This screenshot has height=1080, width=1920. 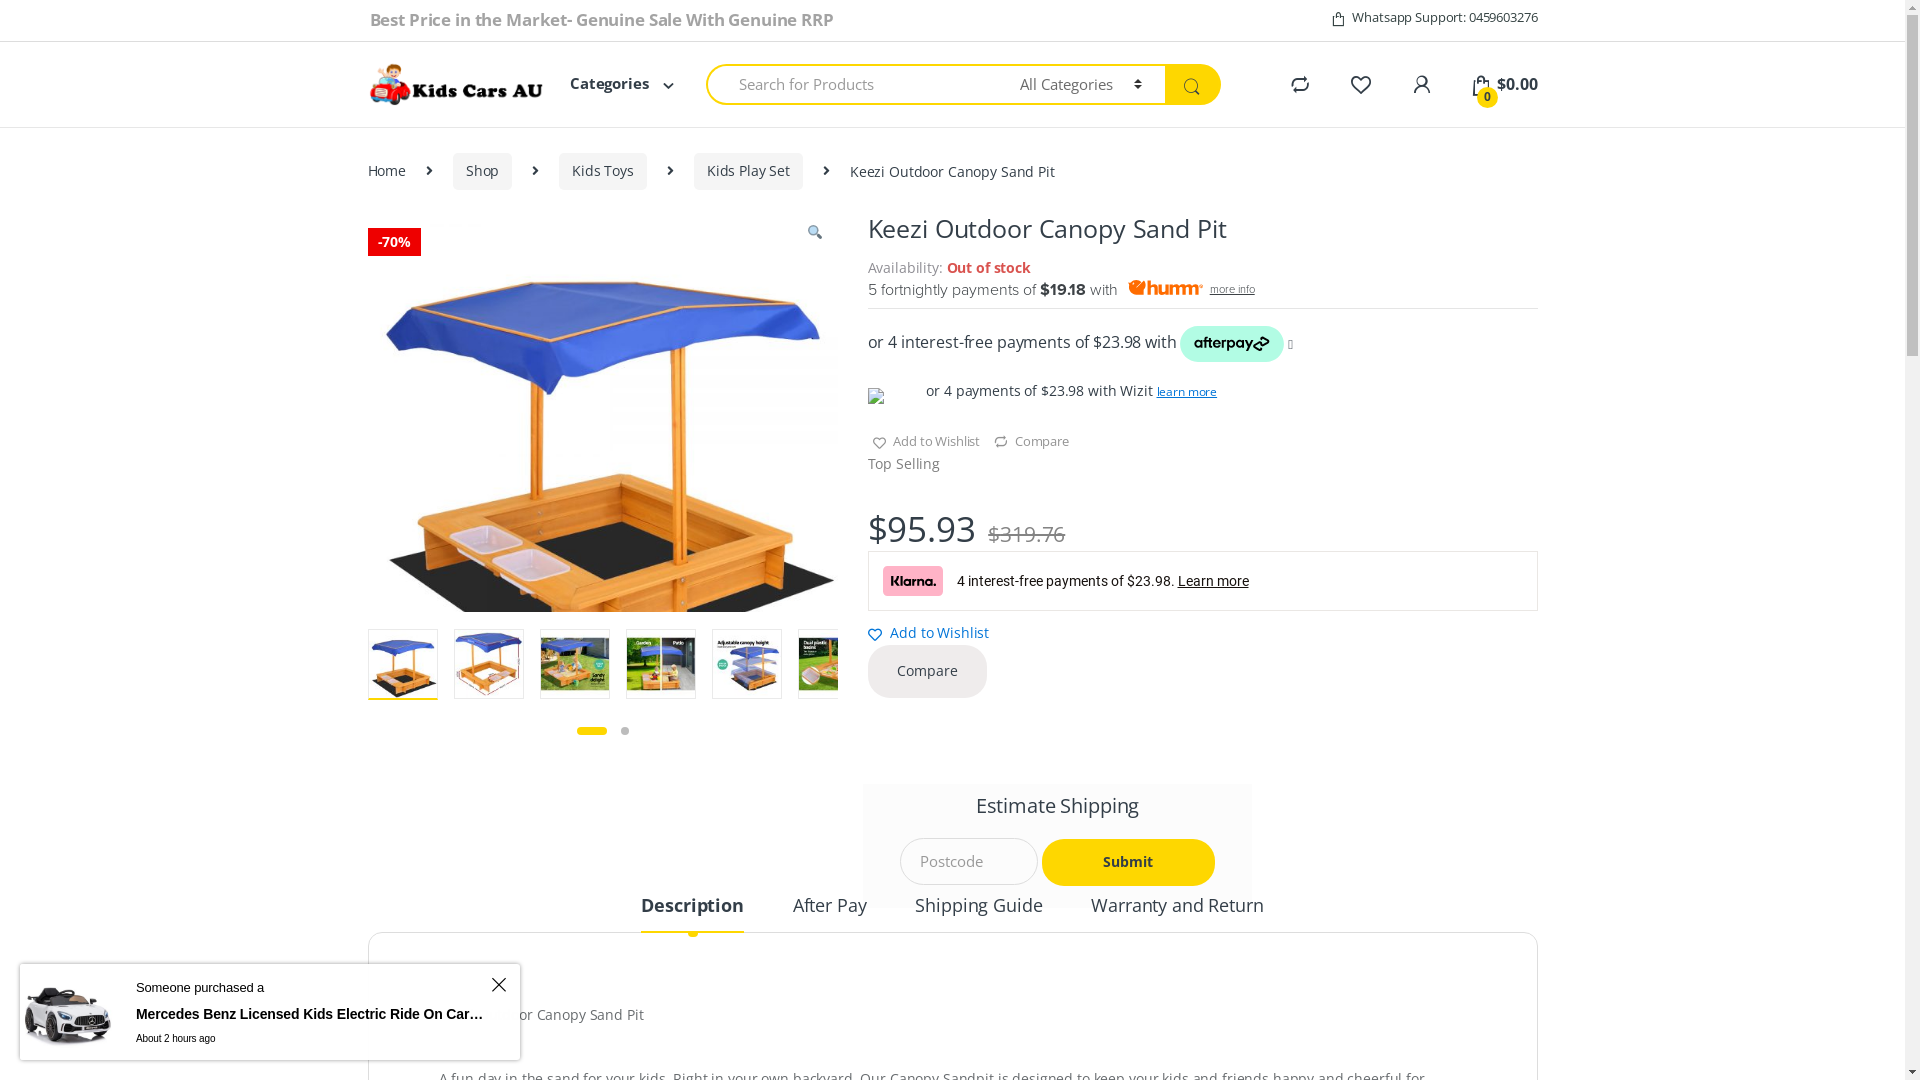 I want to click on 'Warranty and Return', so click(x=1089, y=914).